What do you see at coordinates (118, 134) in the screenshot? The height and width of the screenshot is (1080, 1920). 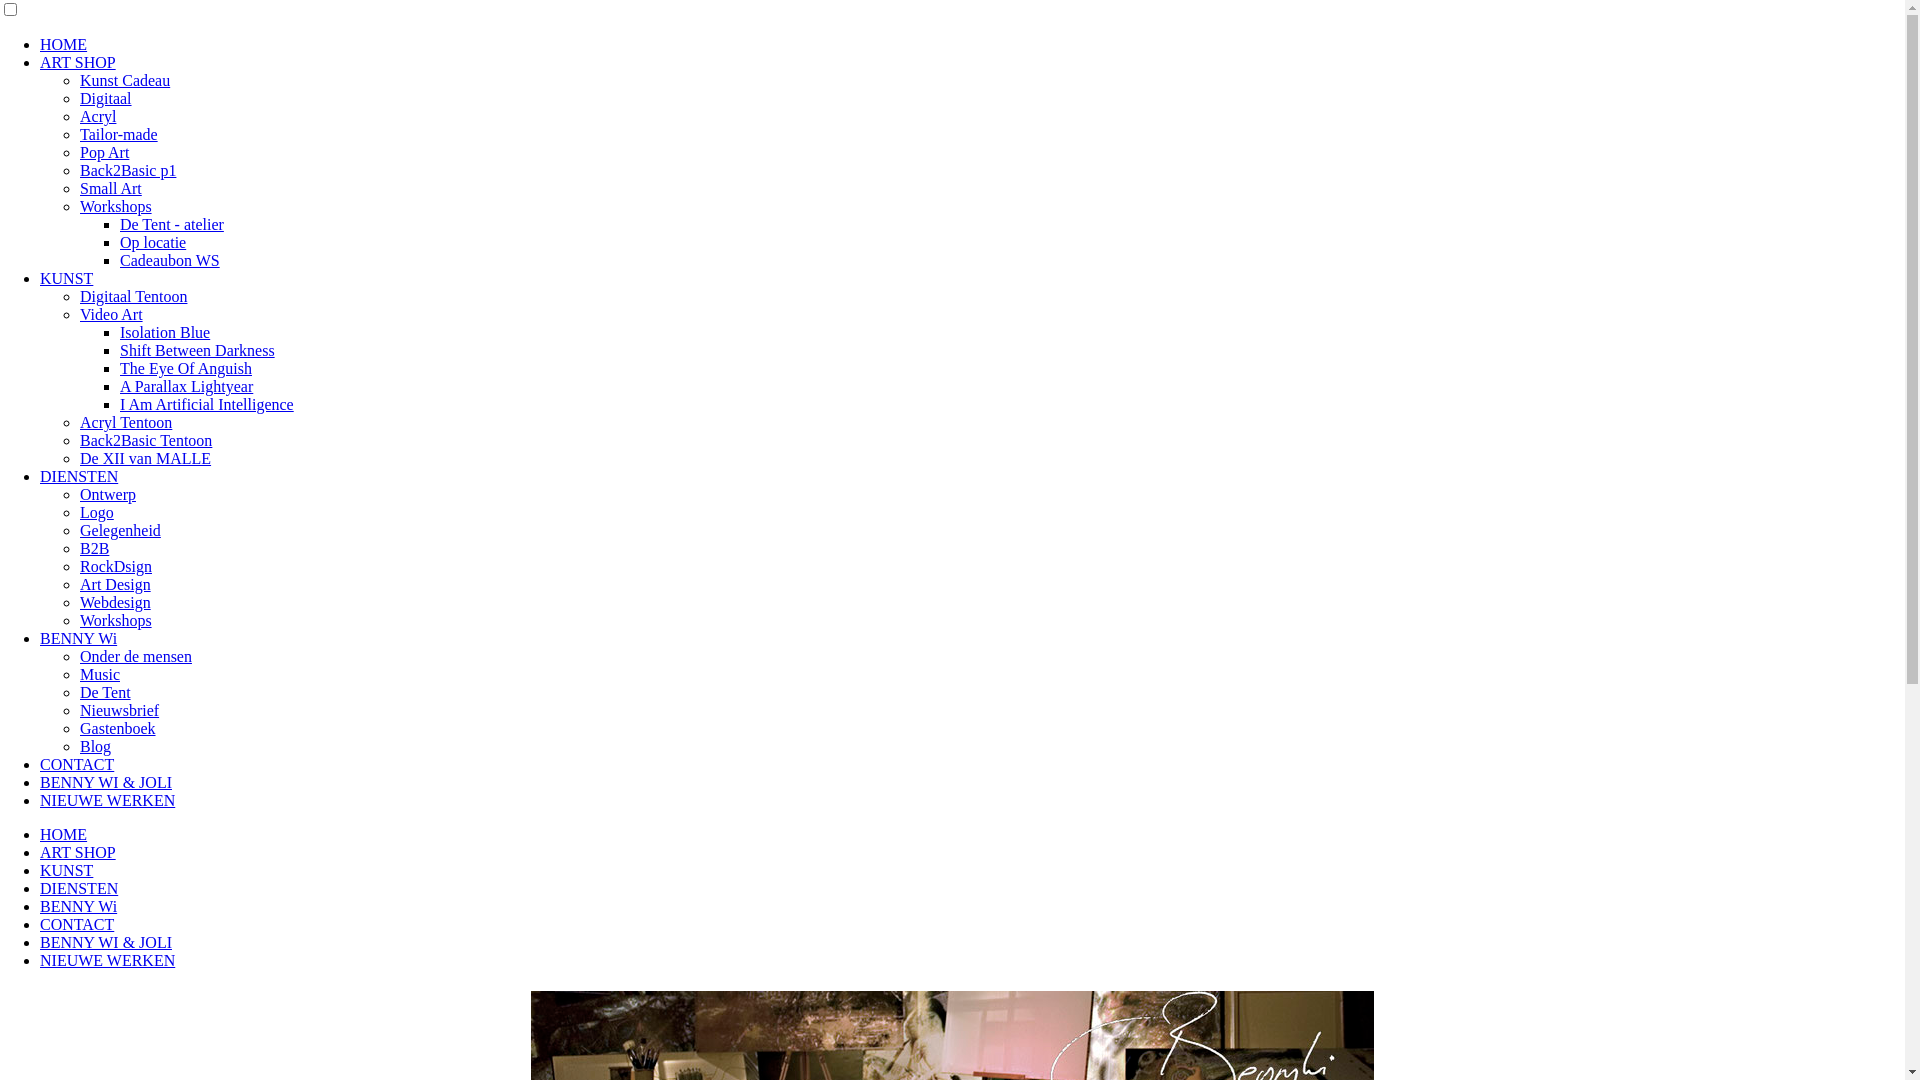 I see `'Tailor-made'` at bounding box center [118, 134].